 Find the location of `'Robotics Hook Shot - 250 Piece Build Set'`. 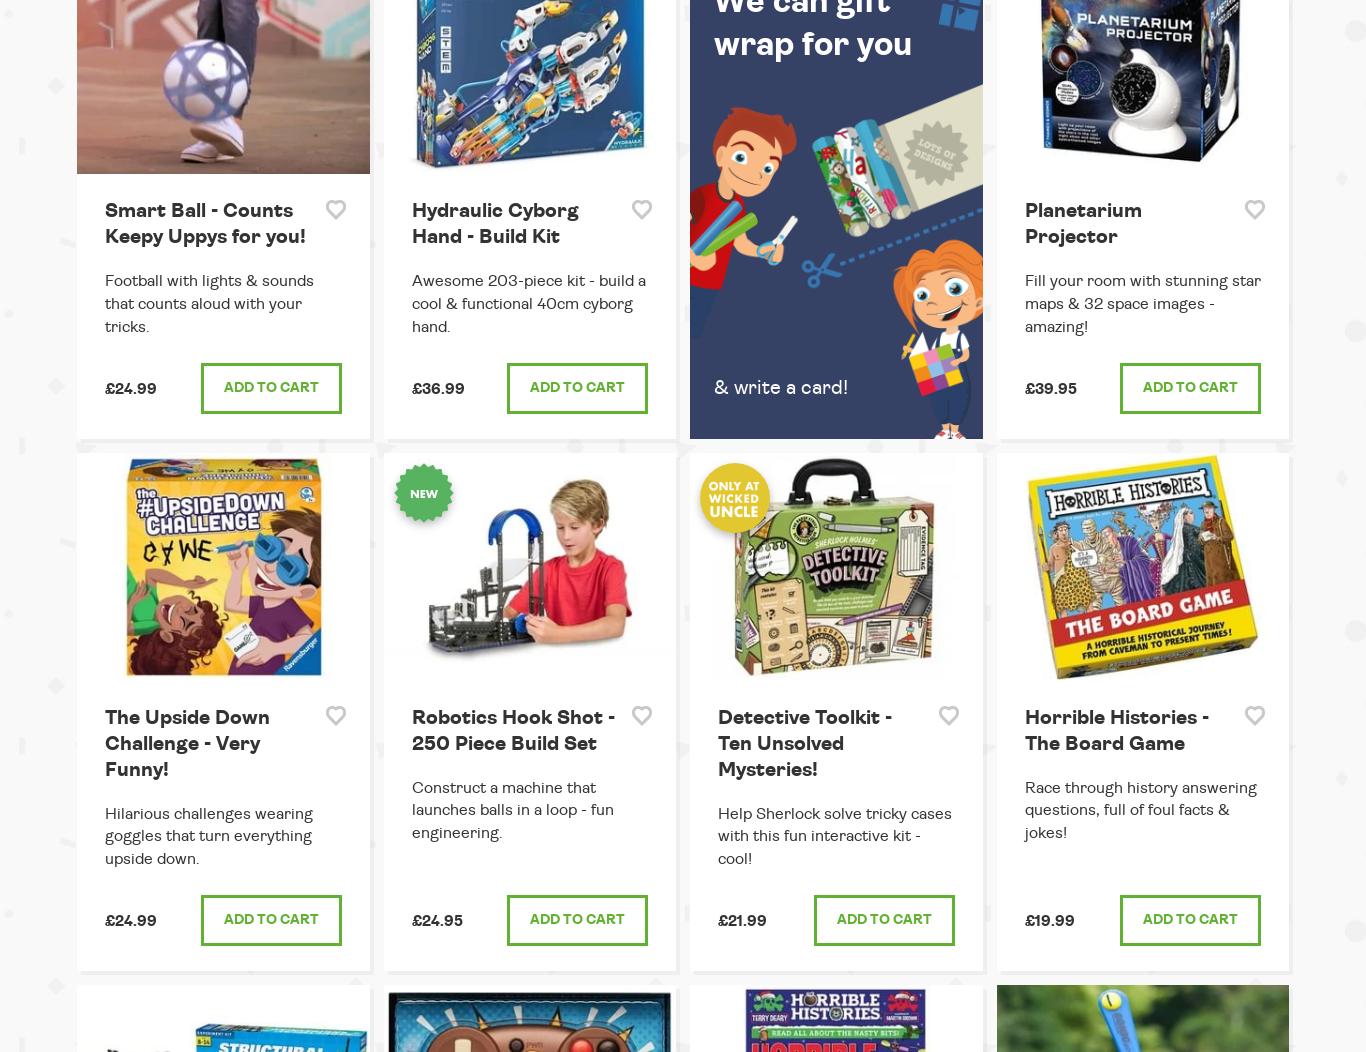

'Robotics Hook Shot - 250 Piece Build Set' is located at coordinates (512, 729).